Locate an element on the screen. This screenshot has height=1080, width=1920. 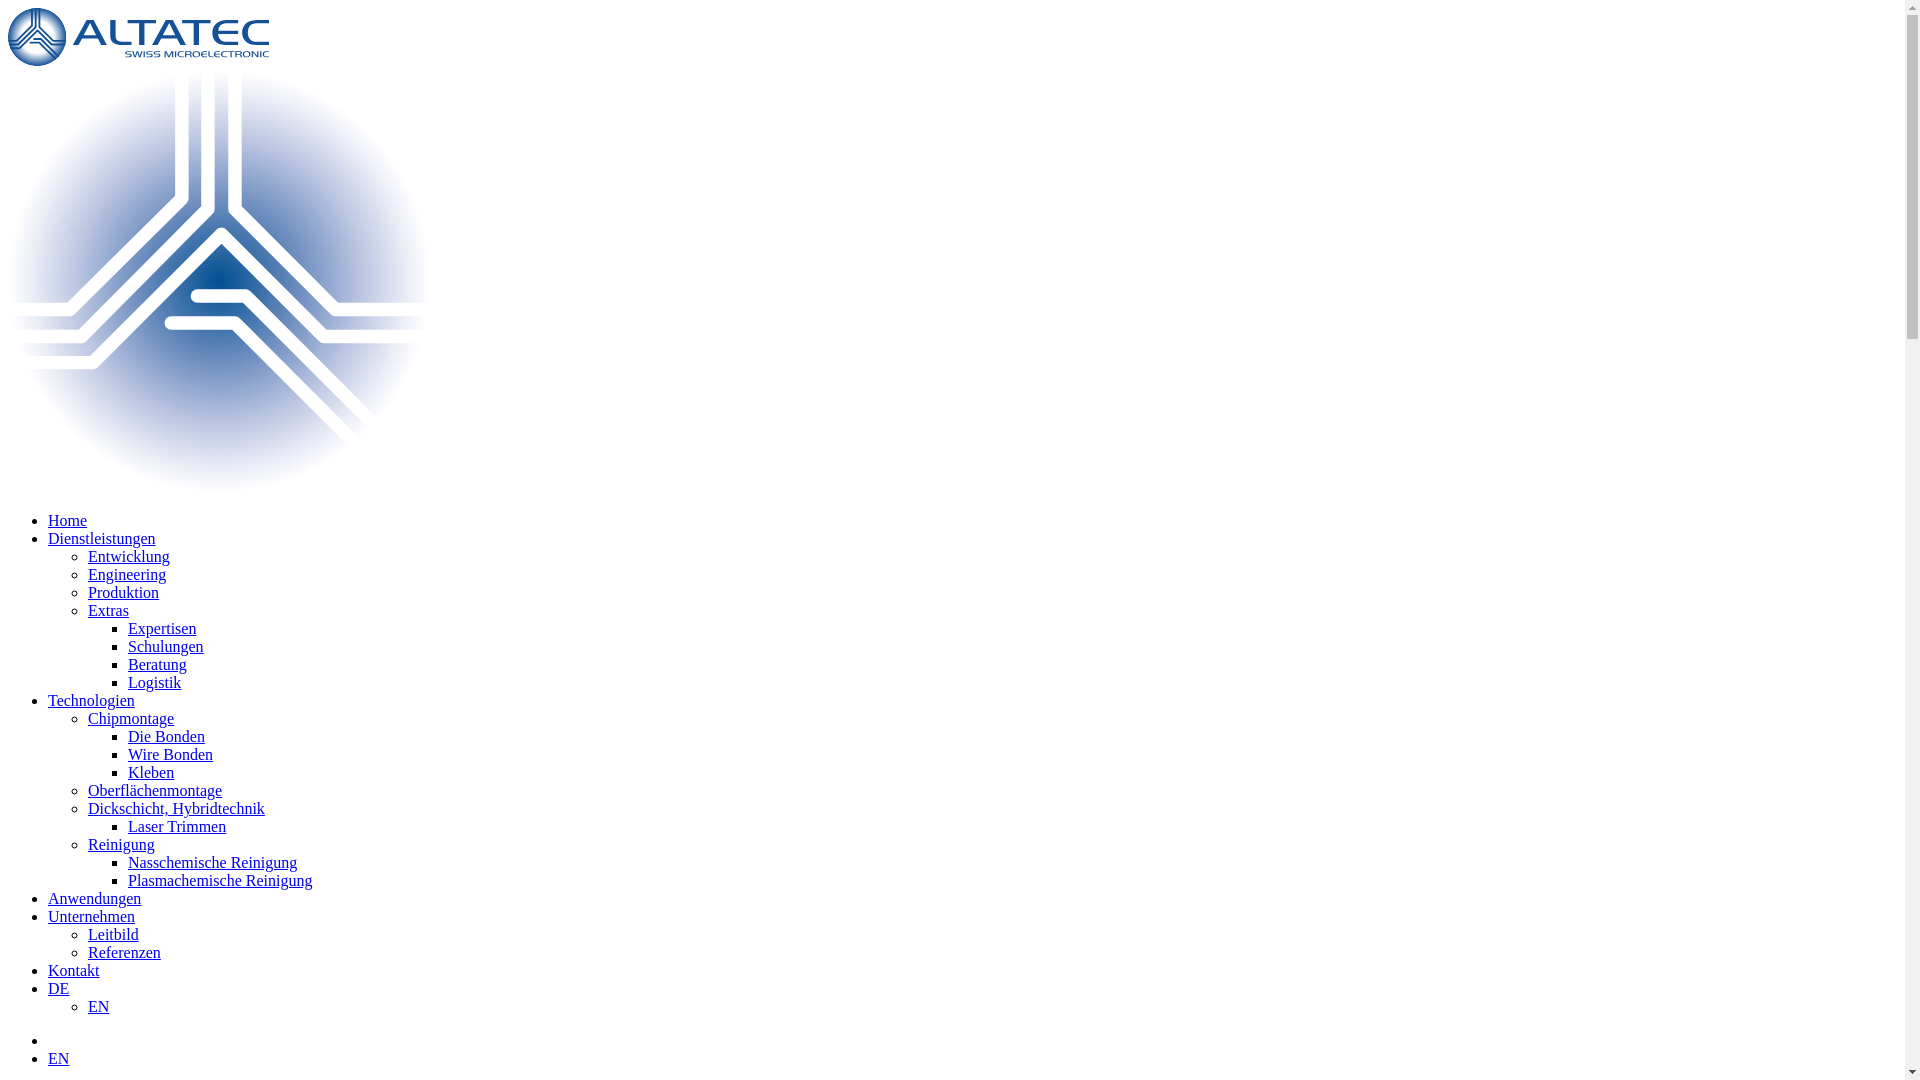
'Engineering' is located at coordinates (125, 574).